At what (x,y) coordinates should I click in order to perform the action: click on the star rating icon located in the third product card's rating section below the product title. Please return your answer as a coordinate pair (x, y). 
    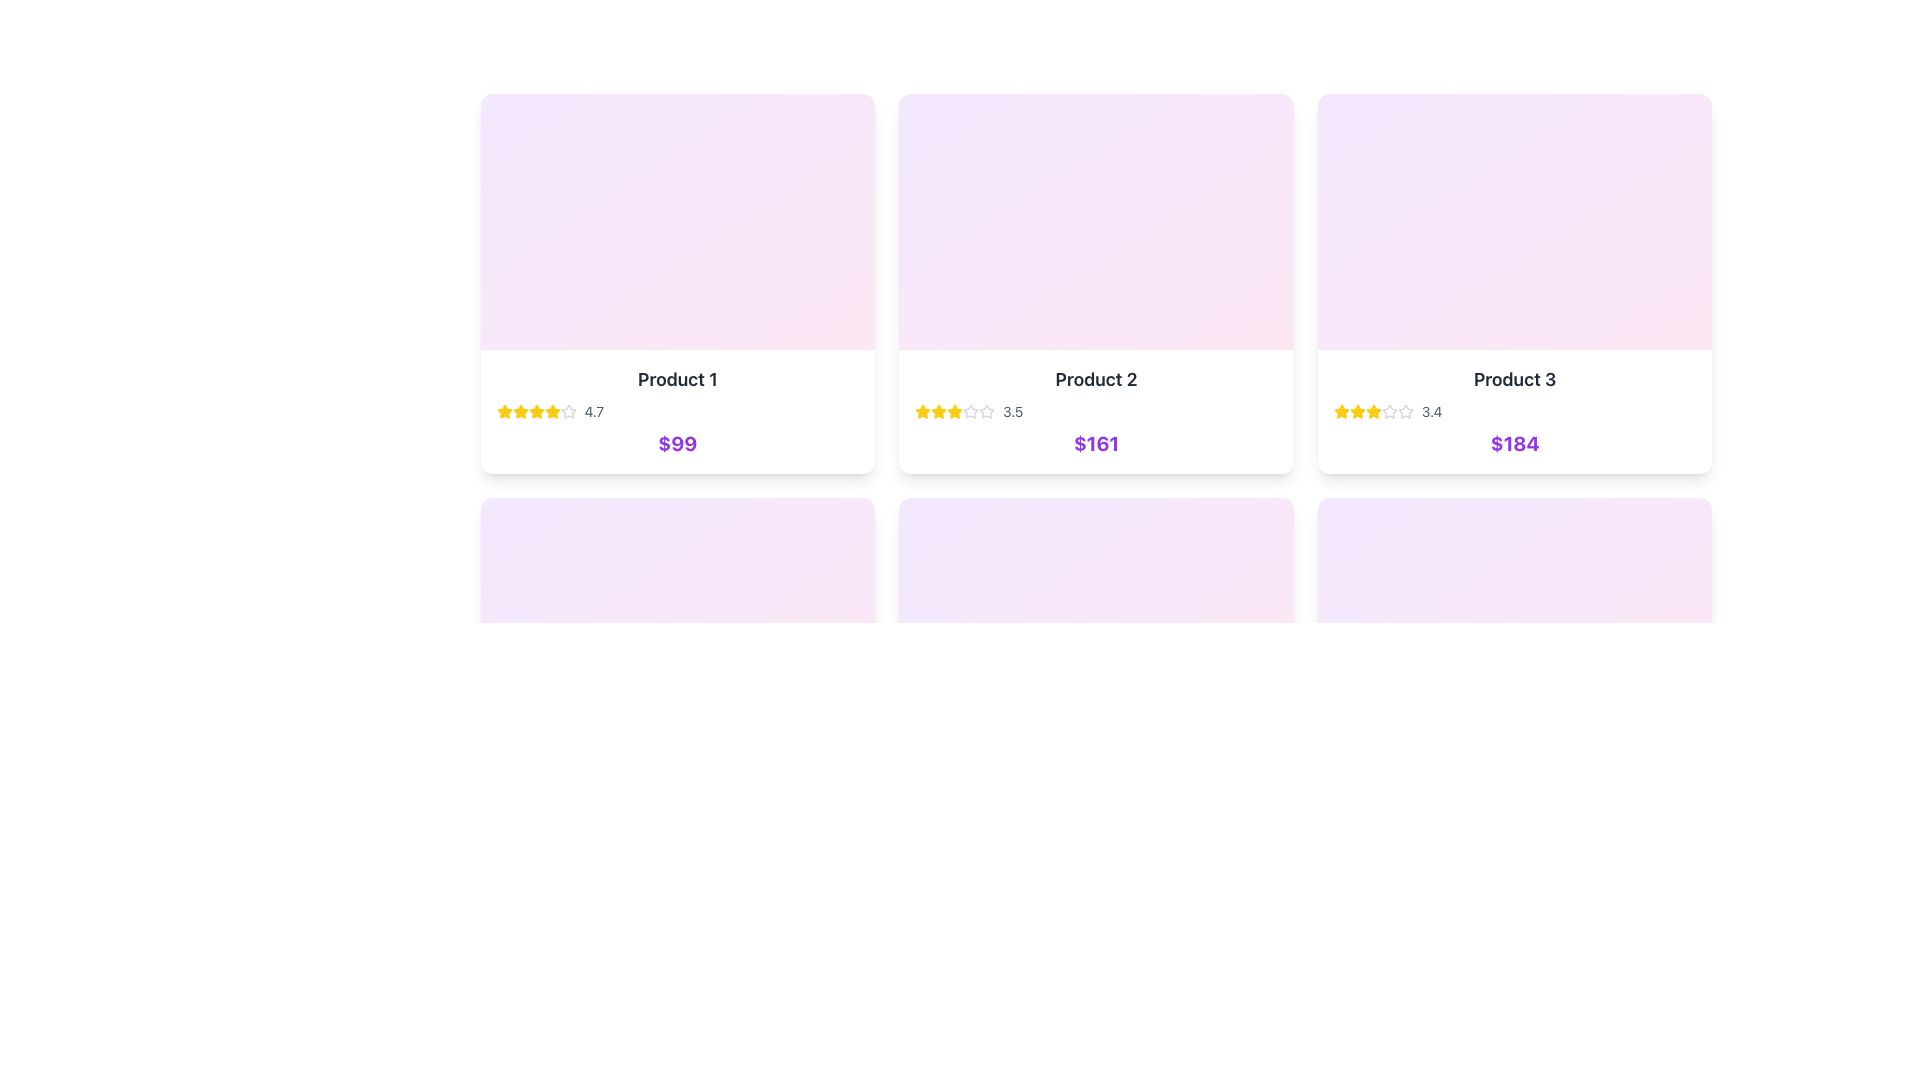
    Looking at the image, I should click on (1341, 410).